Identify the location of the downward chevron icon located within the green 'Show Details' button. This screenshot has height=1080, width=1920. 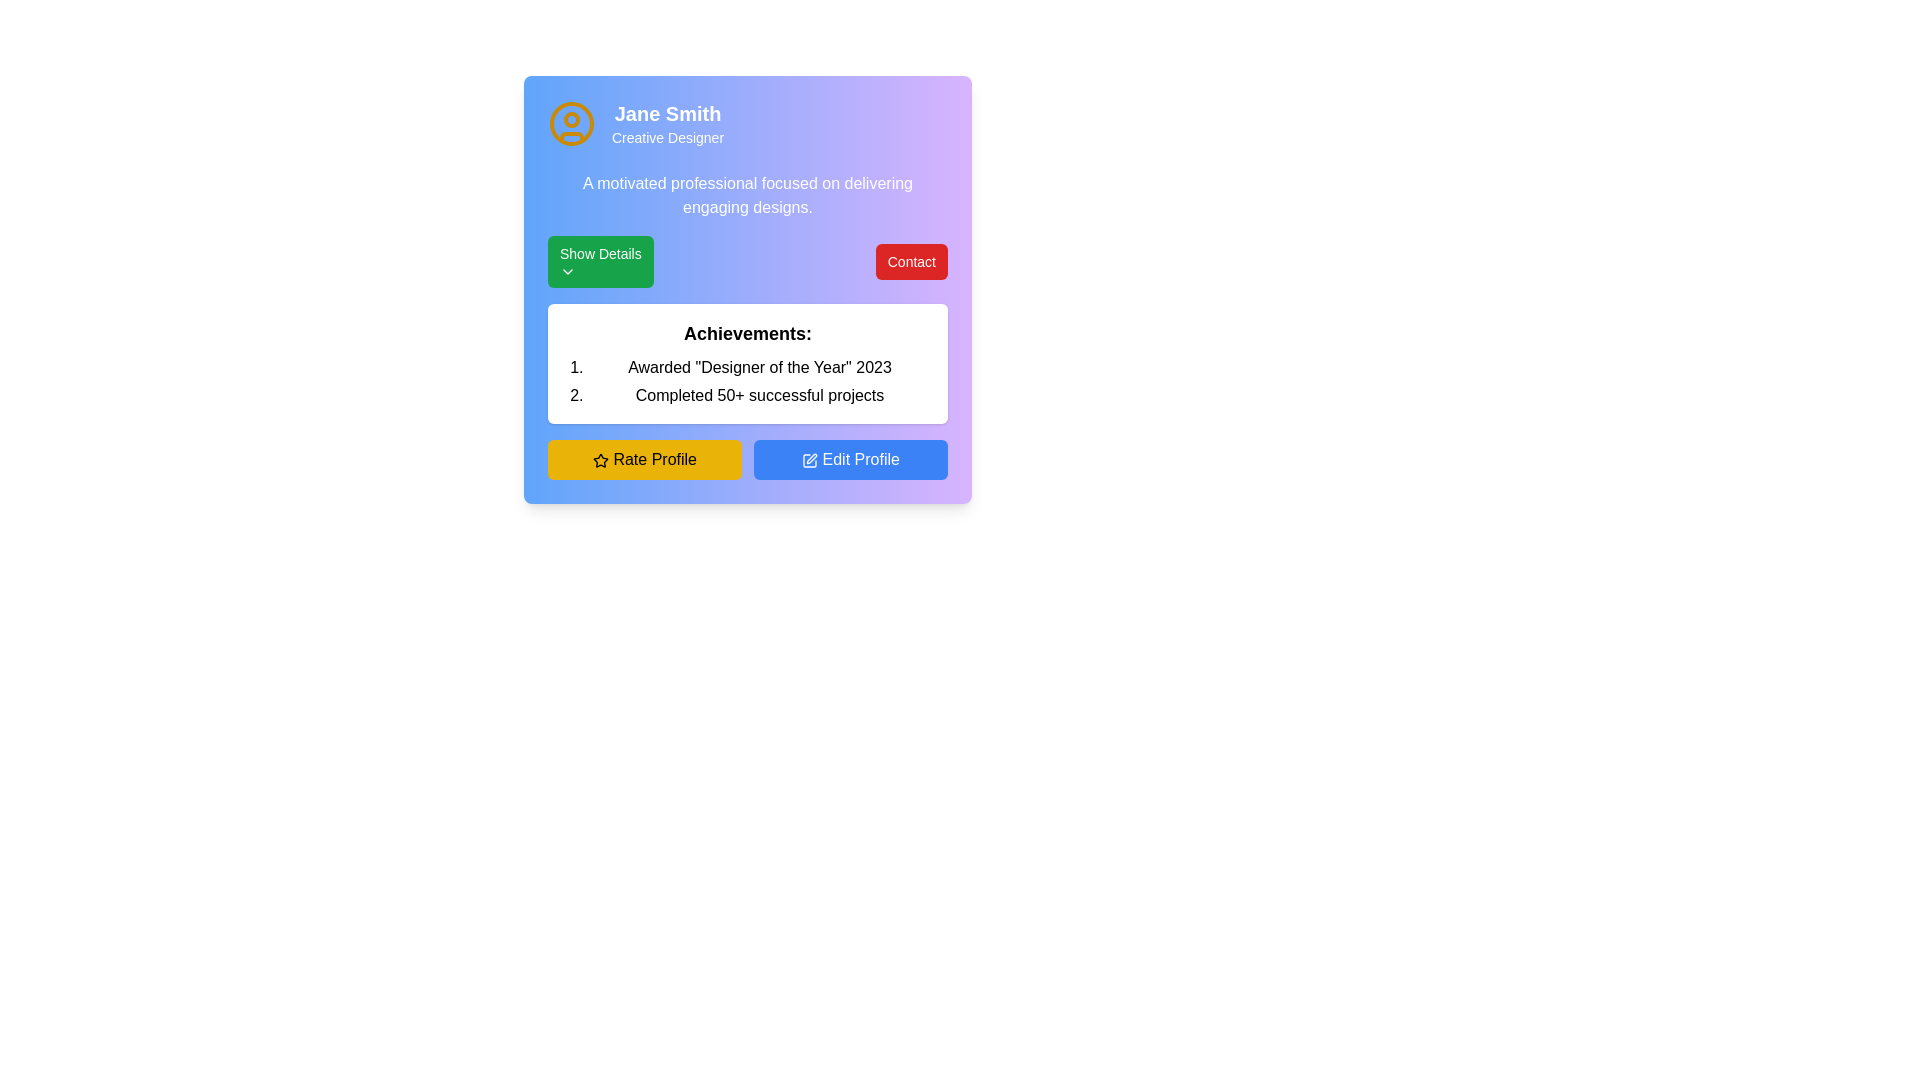
(566, 272).